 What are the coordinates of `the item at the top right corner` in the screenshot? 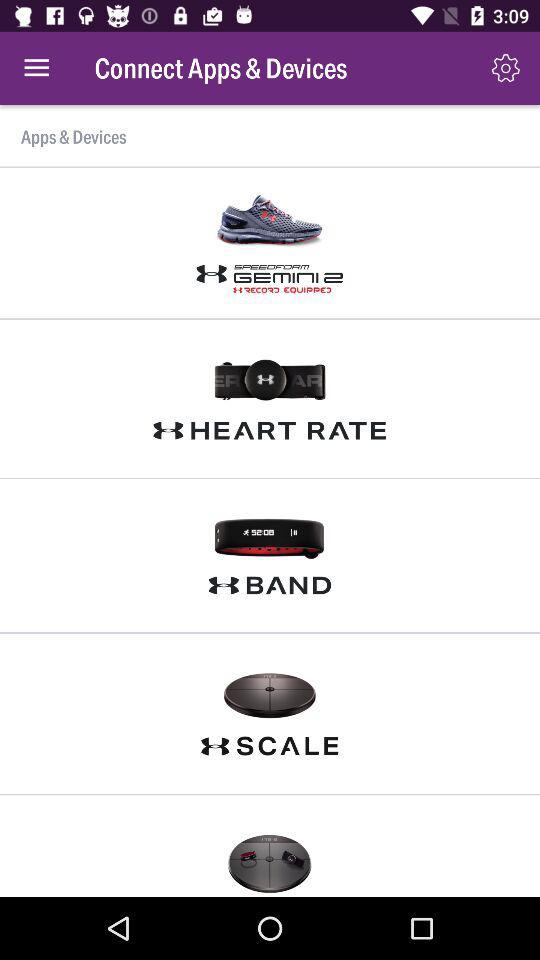 It's located at (504, 68).